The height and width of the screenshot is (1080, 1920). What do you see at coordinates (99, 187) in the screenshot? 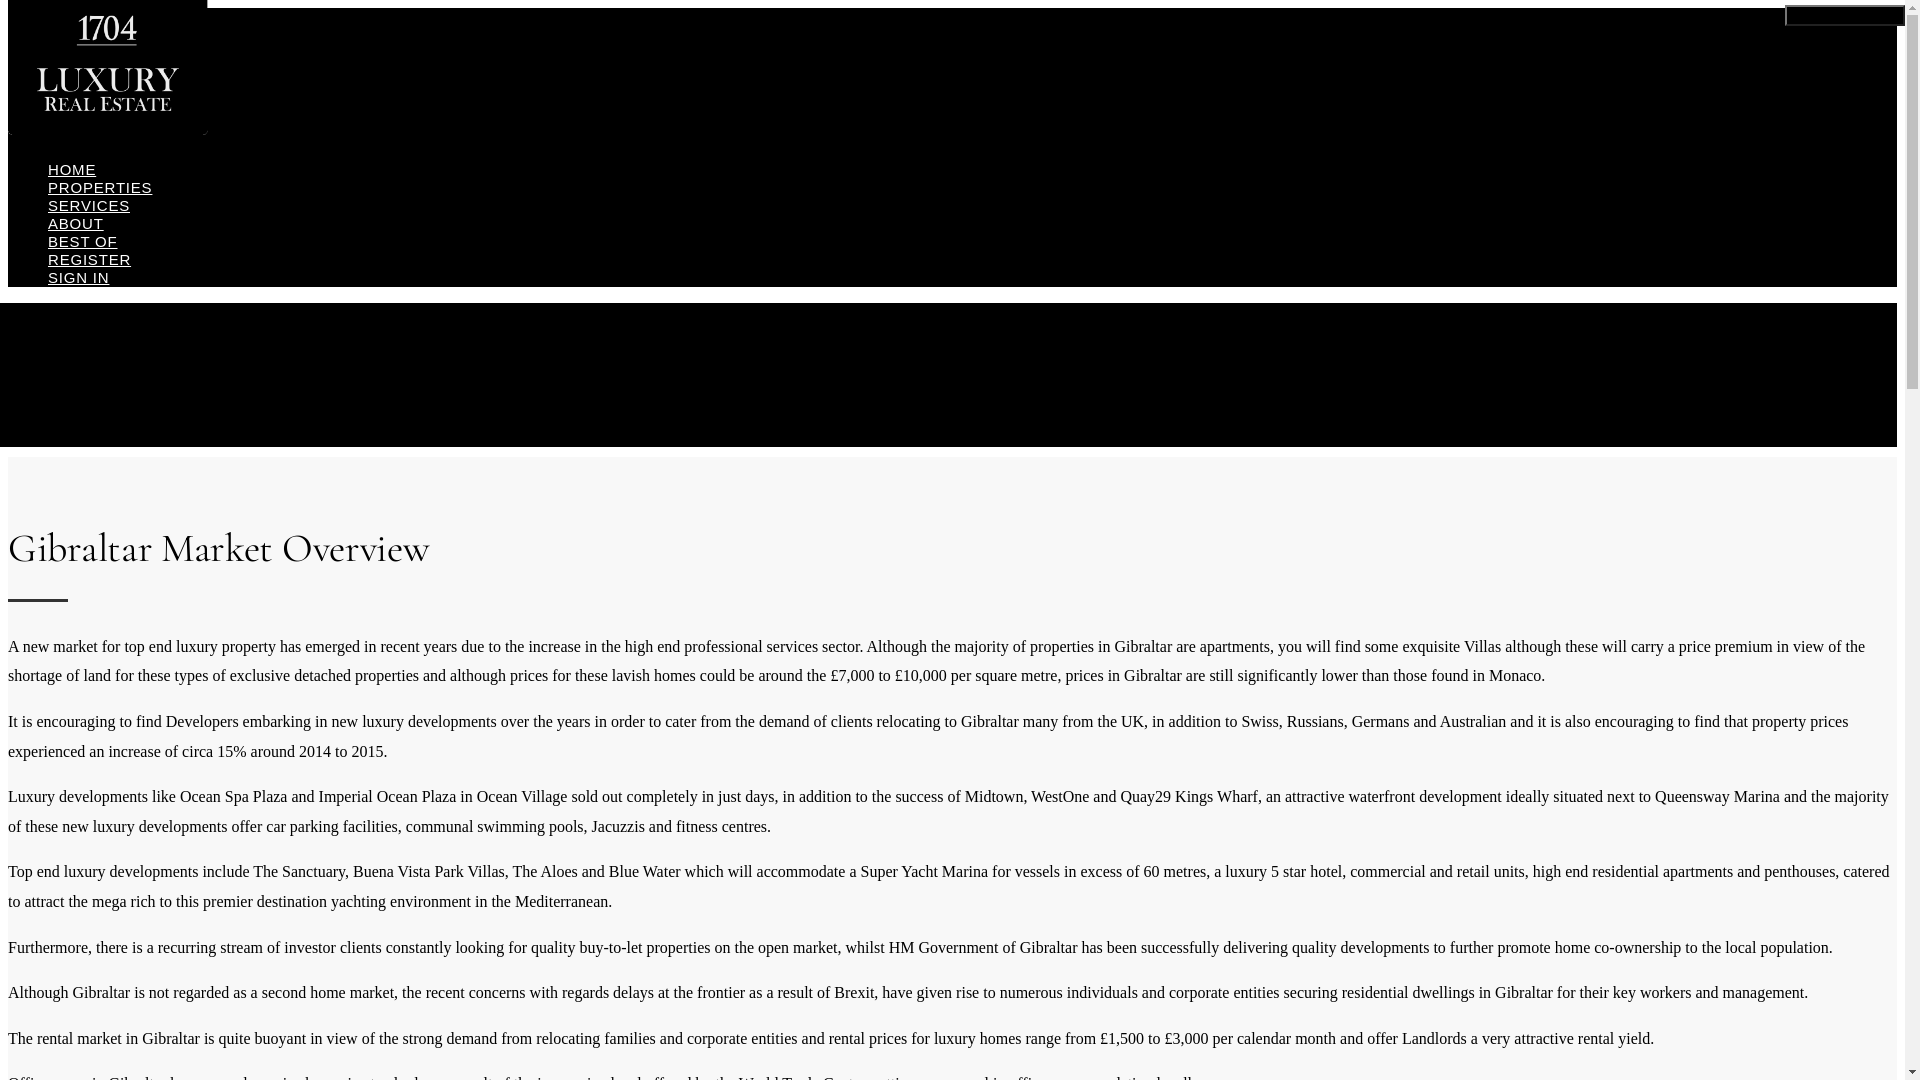
I see `'PROPERTIES'` at bounding box center [99, 187].